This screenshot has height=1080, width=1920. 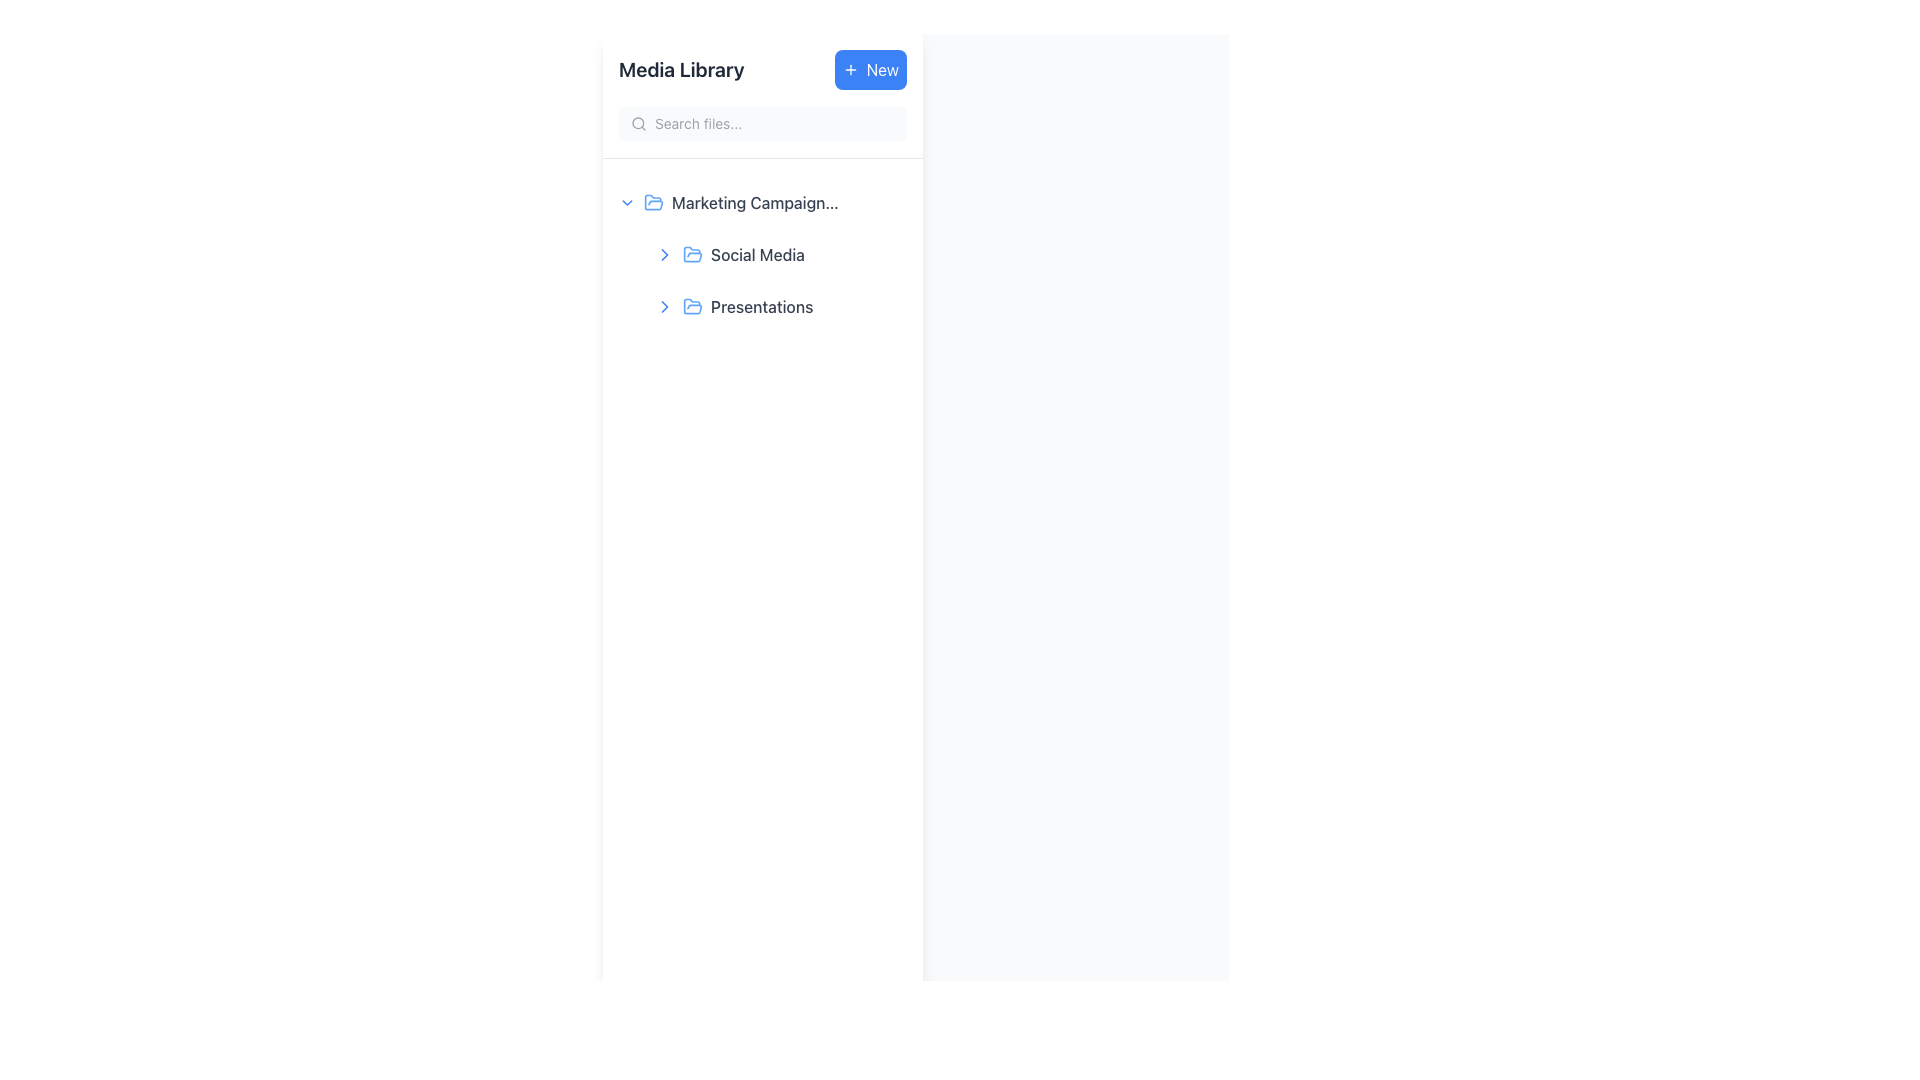 What do you see at coordinates (637, 123) in the screenshot?
I see `the decorative graphical element of the search icon located at the upper-left portion of the application interface` at bounding box center [637, 123].